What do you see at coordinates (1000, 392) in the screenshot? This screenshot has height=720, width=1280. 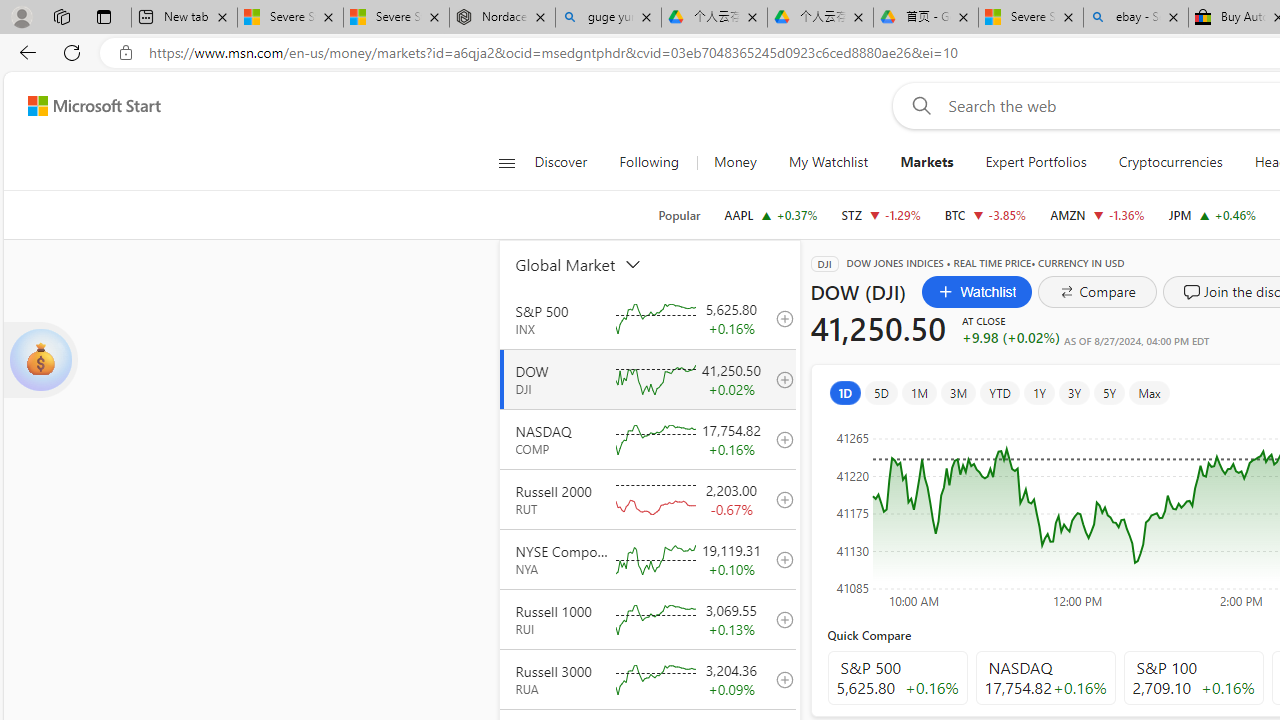 I see `'YTD'` at bounding box center [1000, 392].